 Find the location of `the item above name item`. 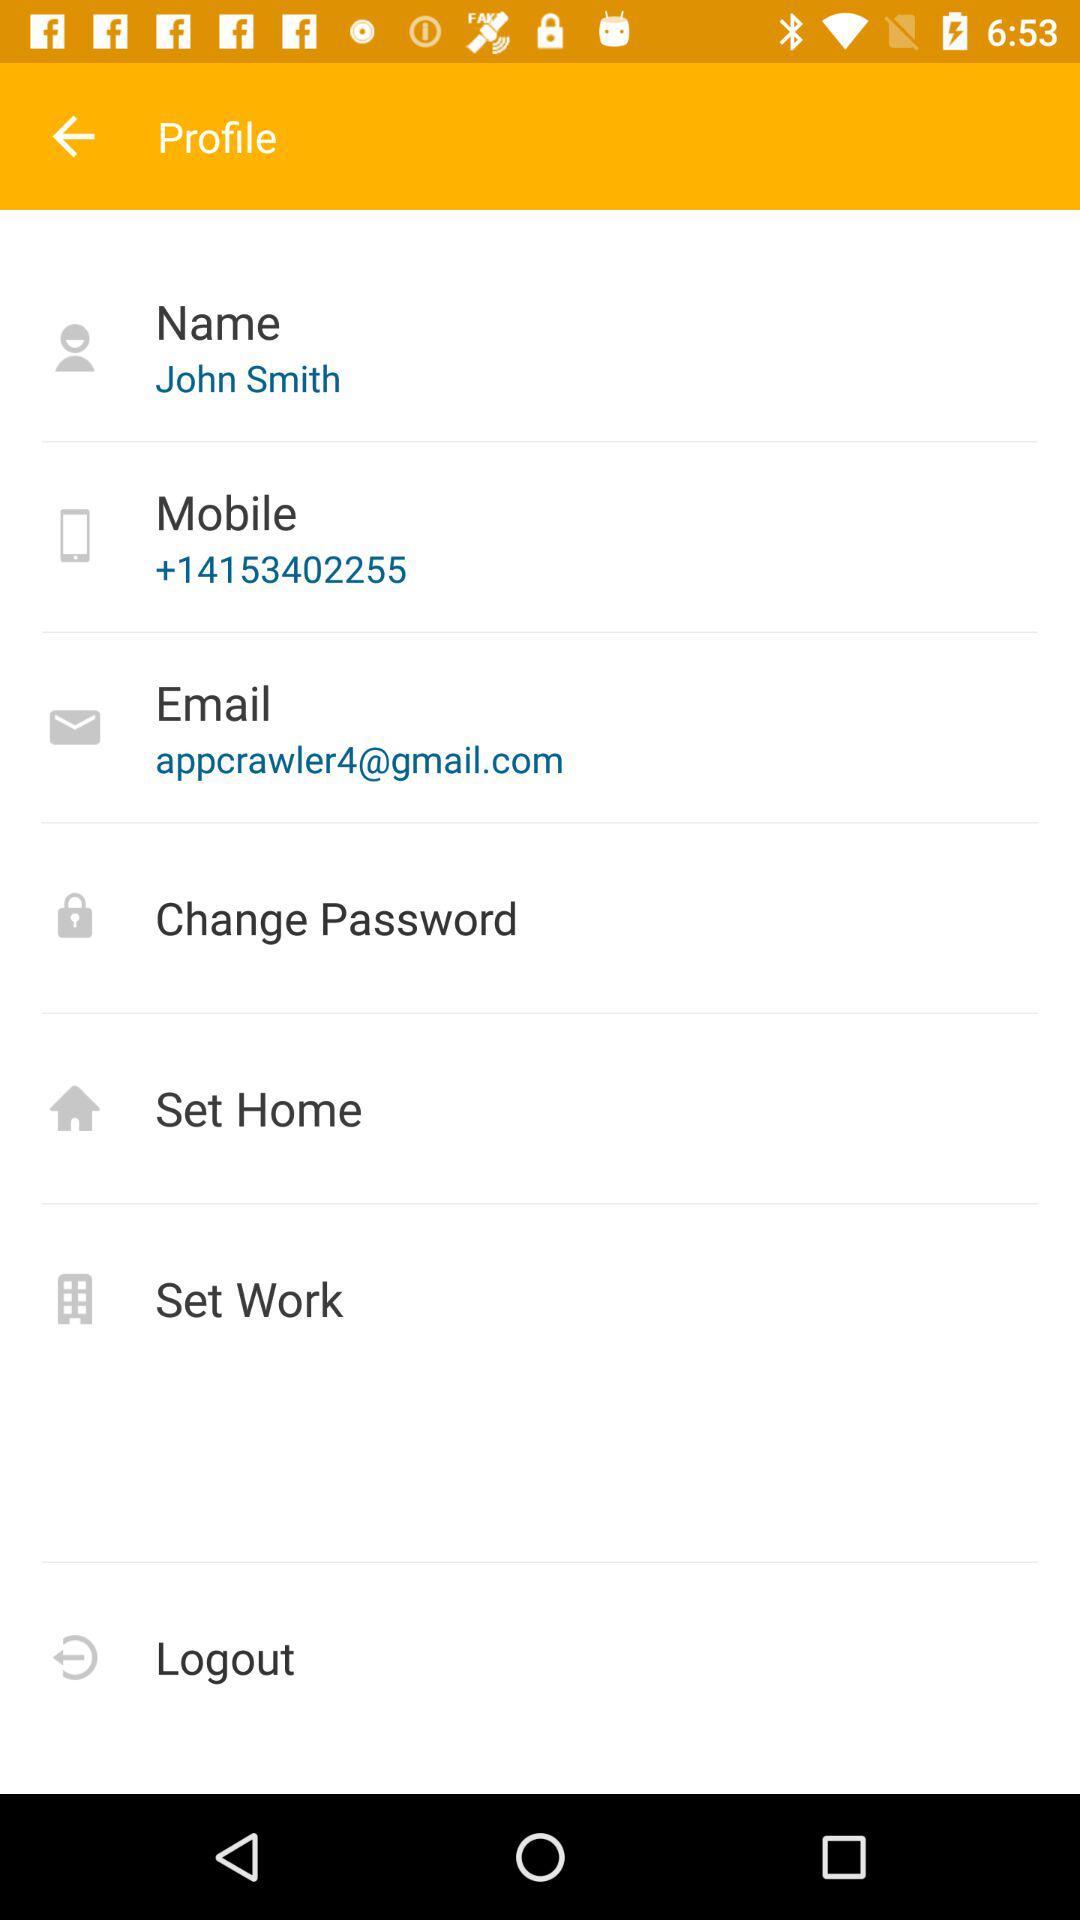

the item above name item is located at coordinates (72, 135).